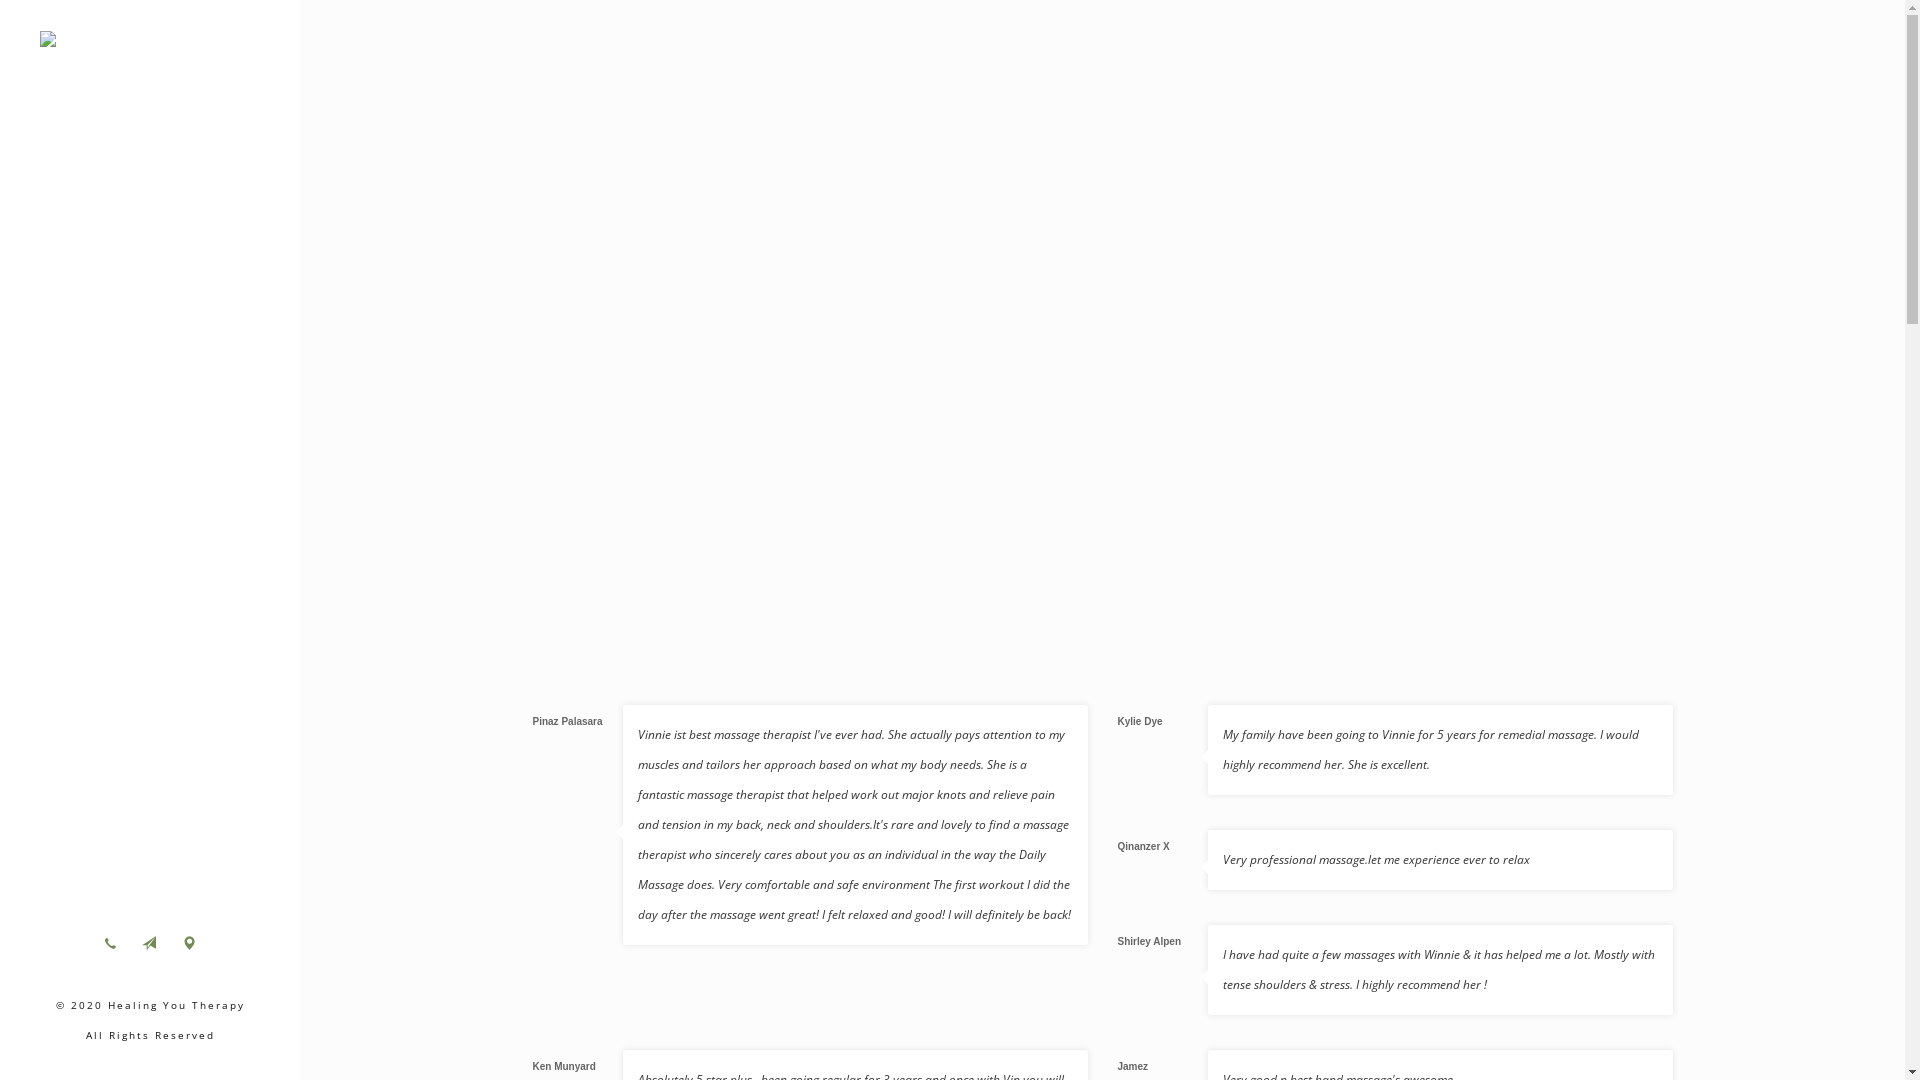 Image resolution: width=1920 pixels, height=1080 pixels. What do you see at coordinates (93, 942) in the screenshot?
I see `'Phone'` at bounding box center [93, 942].